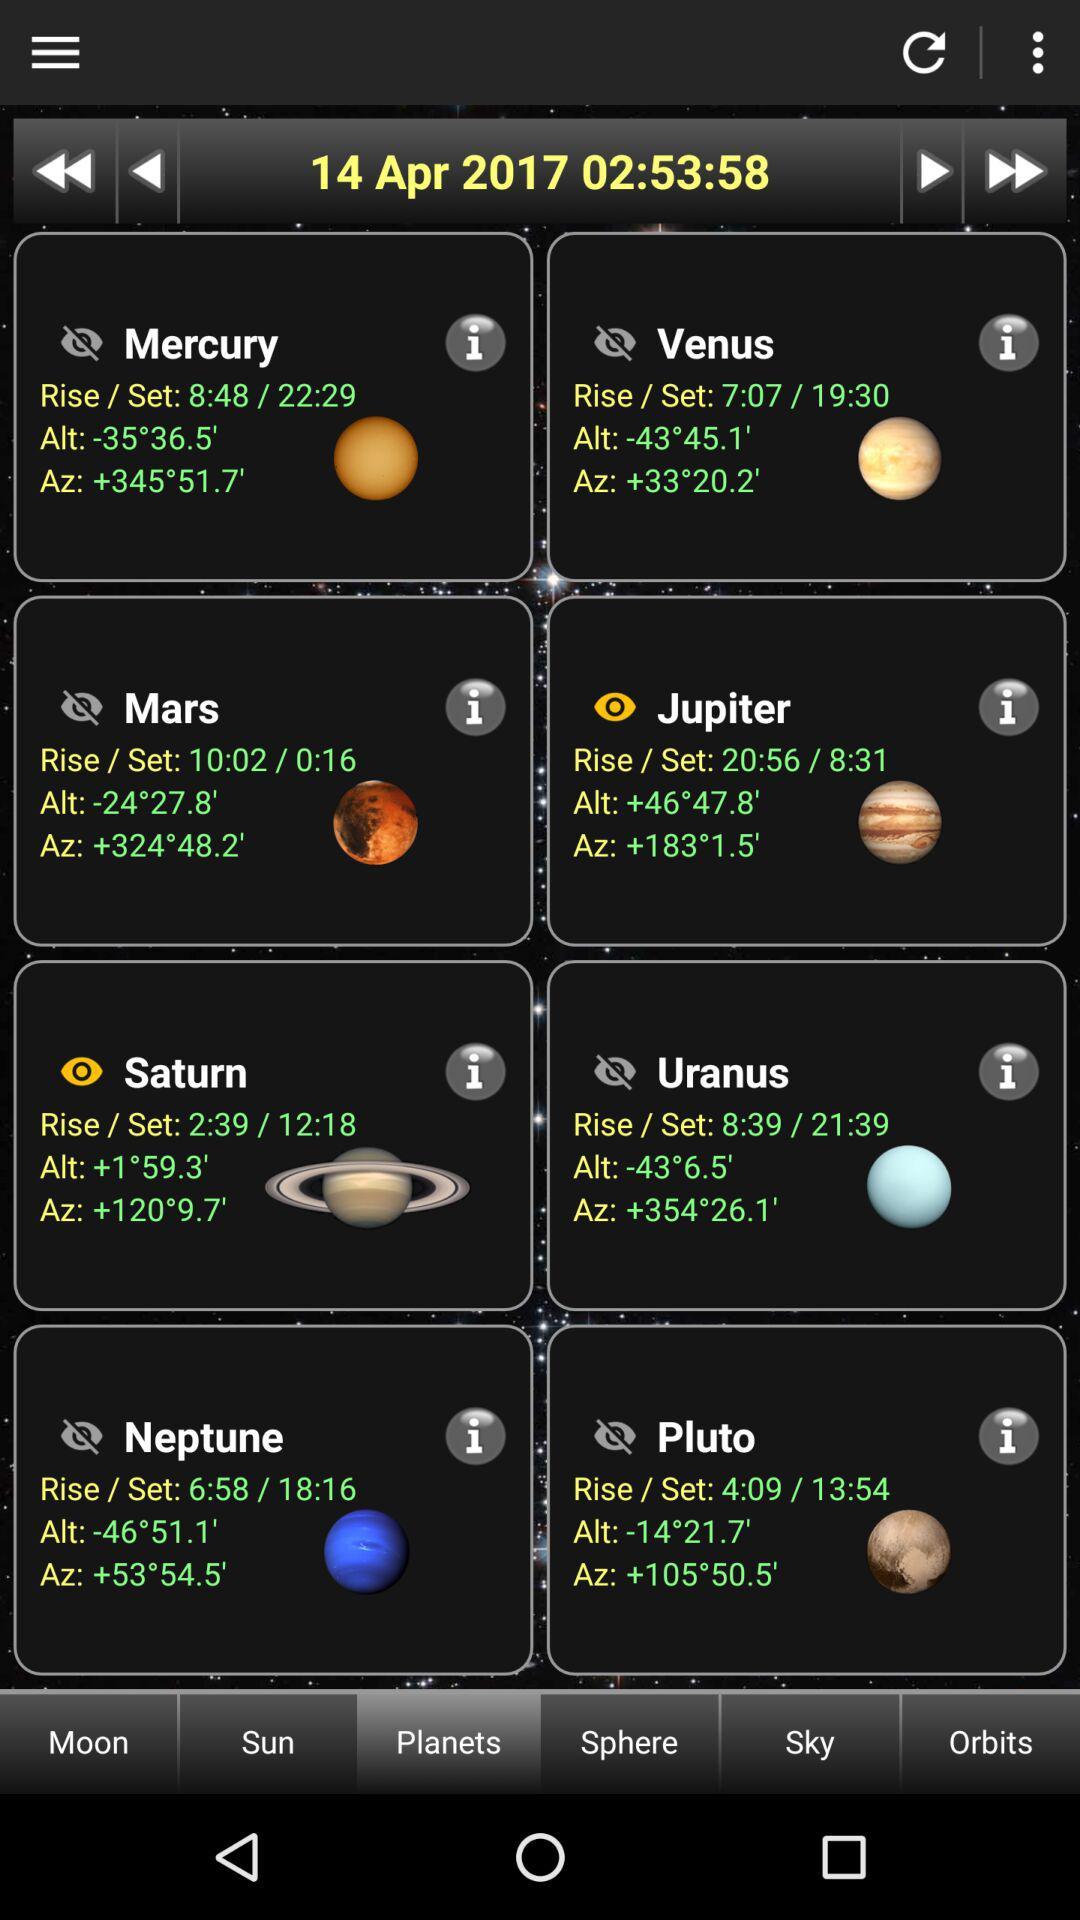 The height and width of the screenshot is (1920, 1080). Describe the element at coordinates (1008, 1070) in the screenshot. I see `the info icon` at that location.